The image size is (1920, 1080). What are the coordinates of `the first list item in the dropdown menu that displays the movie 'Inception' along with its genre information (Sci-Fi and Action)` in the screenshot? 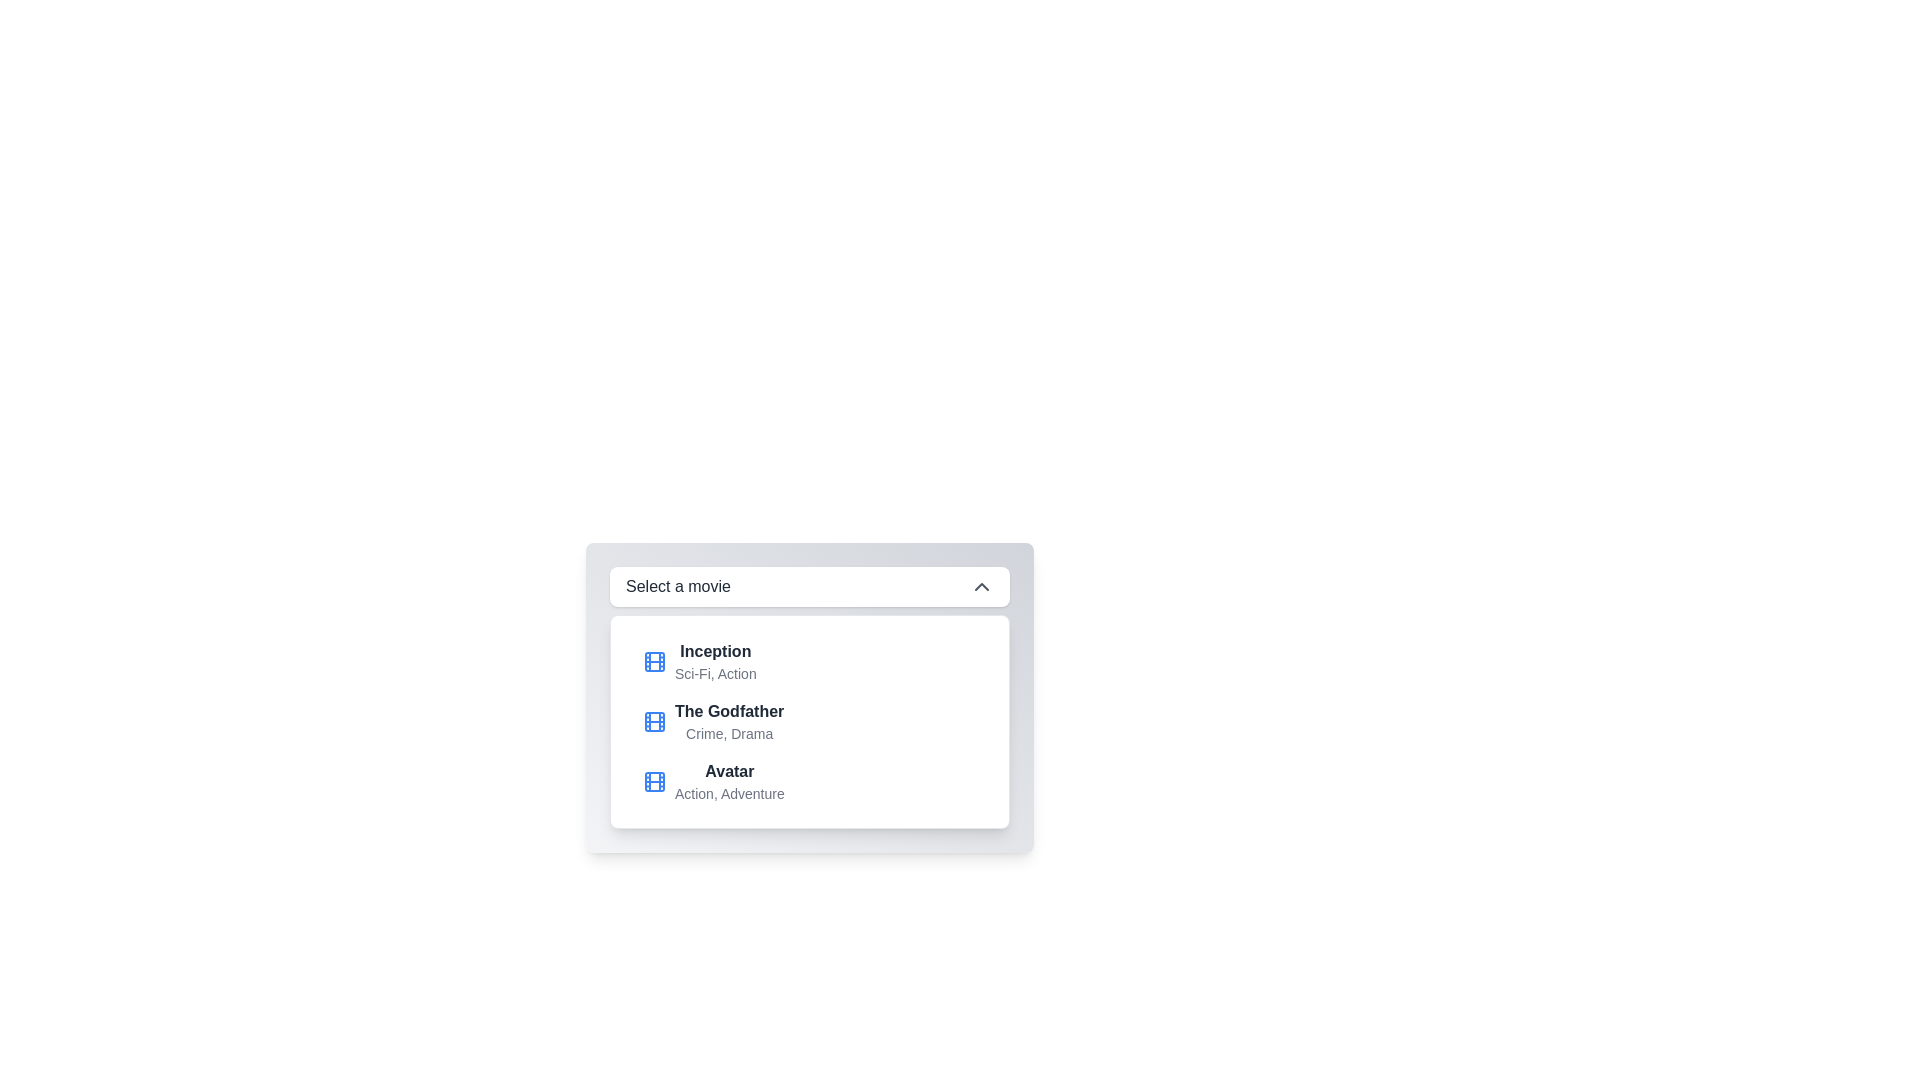 It's located at (699, 662).